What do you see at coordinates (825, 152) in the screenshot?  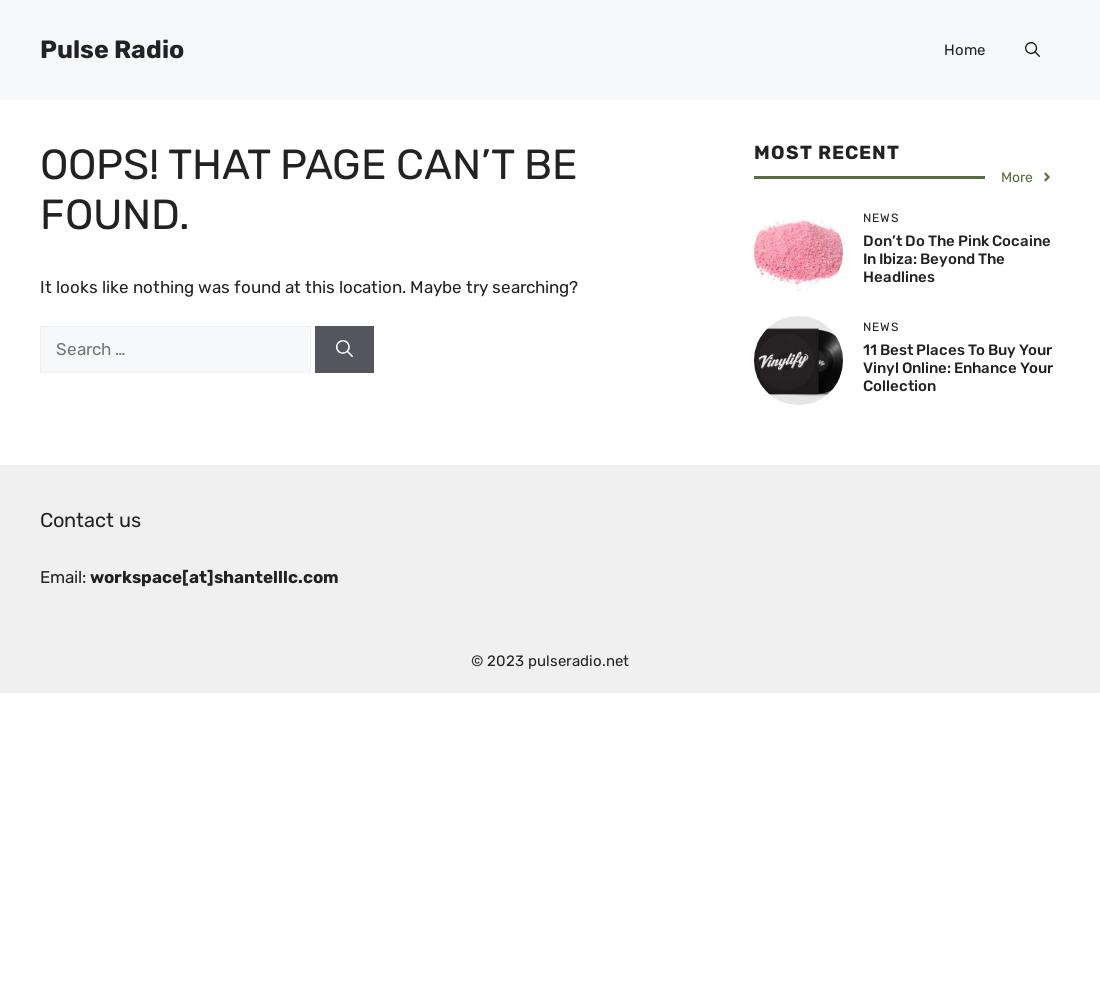 I see `'most recent'` at bounding box center [825, 152].